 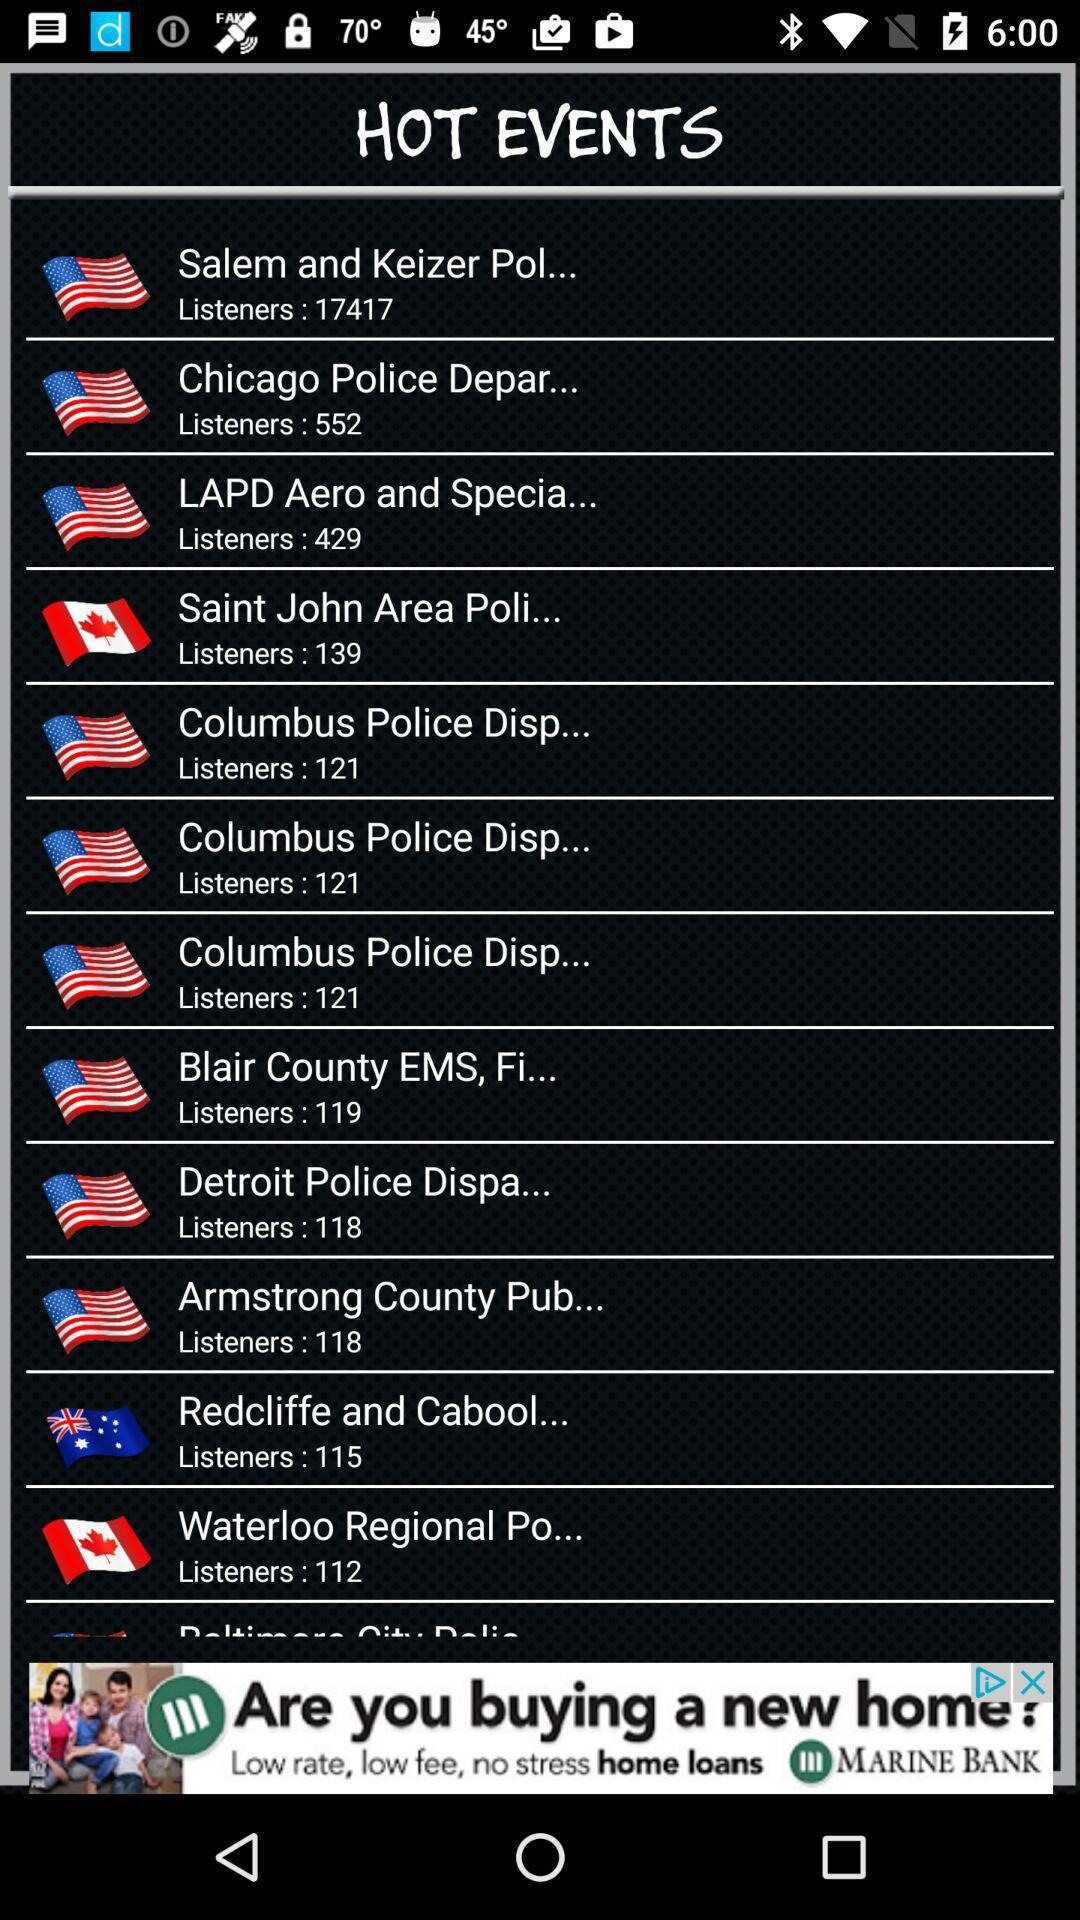 I want to click on advertisement, so click(x=540, y=1727).